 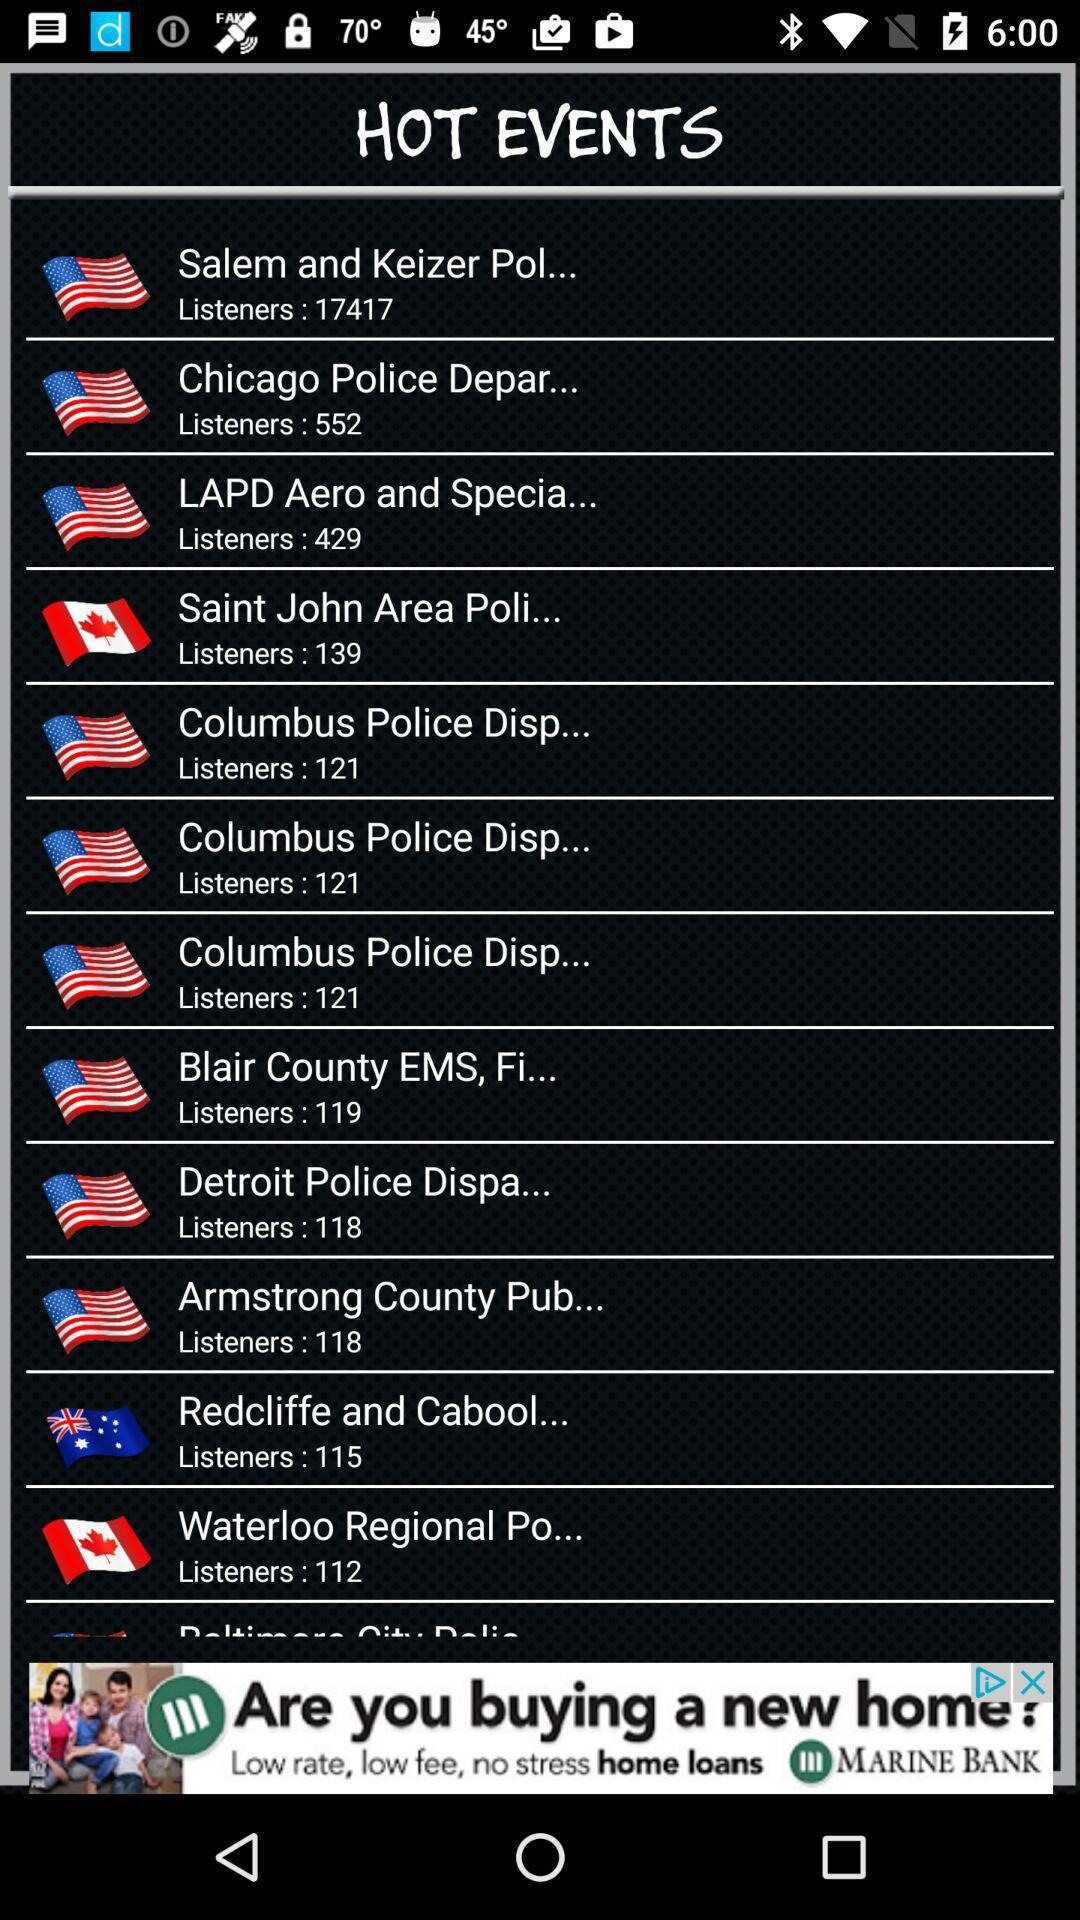 I want to click on advertisement, so click(x=540, y=1727).